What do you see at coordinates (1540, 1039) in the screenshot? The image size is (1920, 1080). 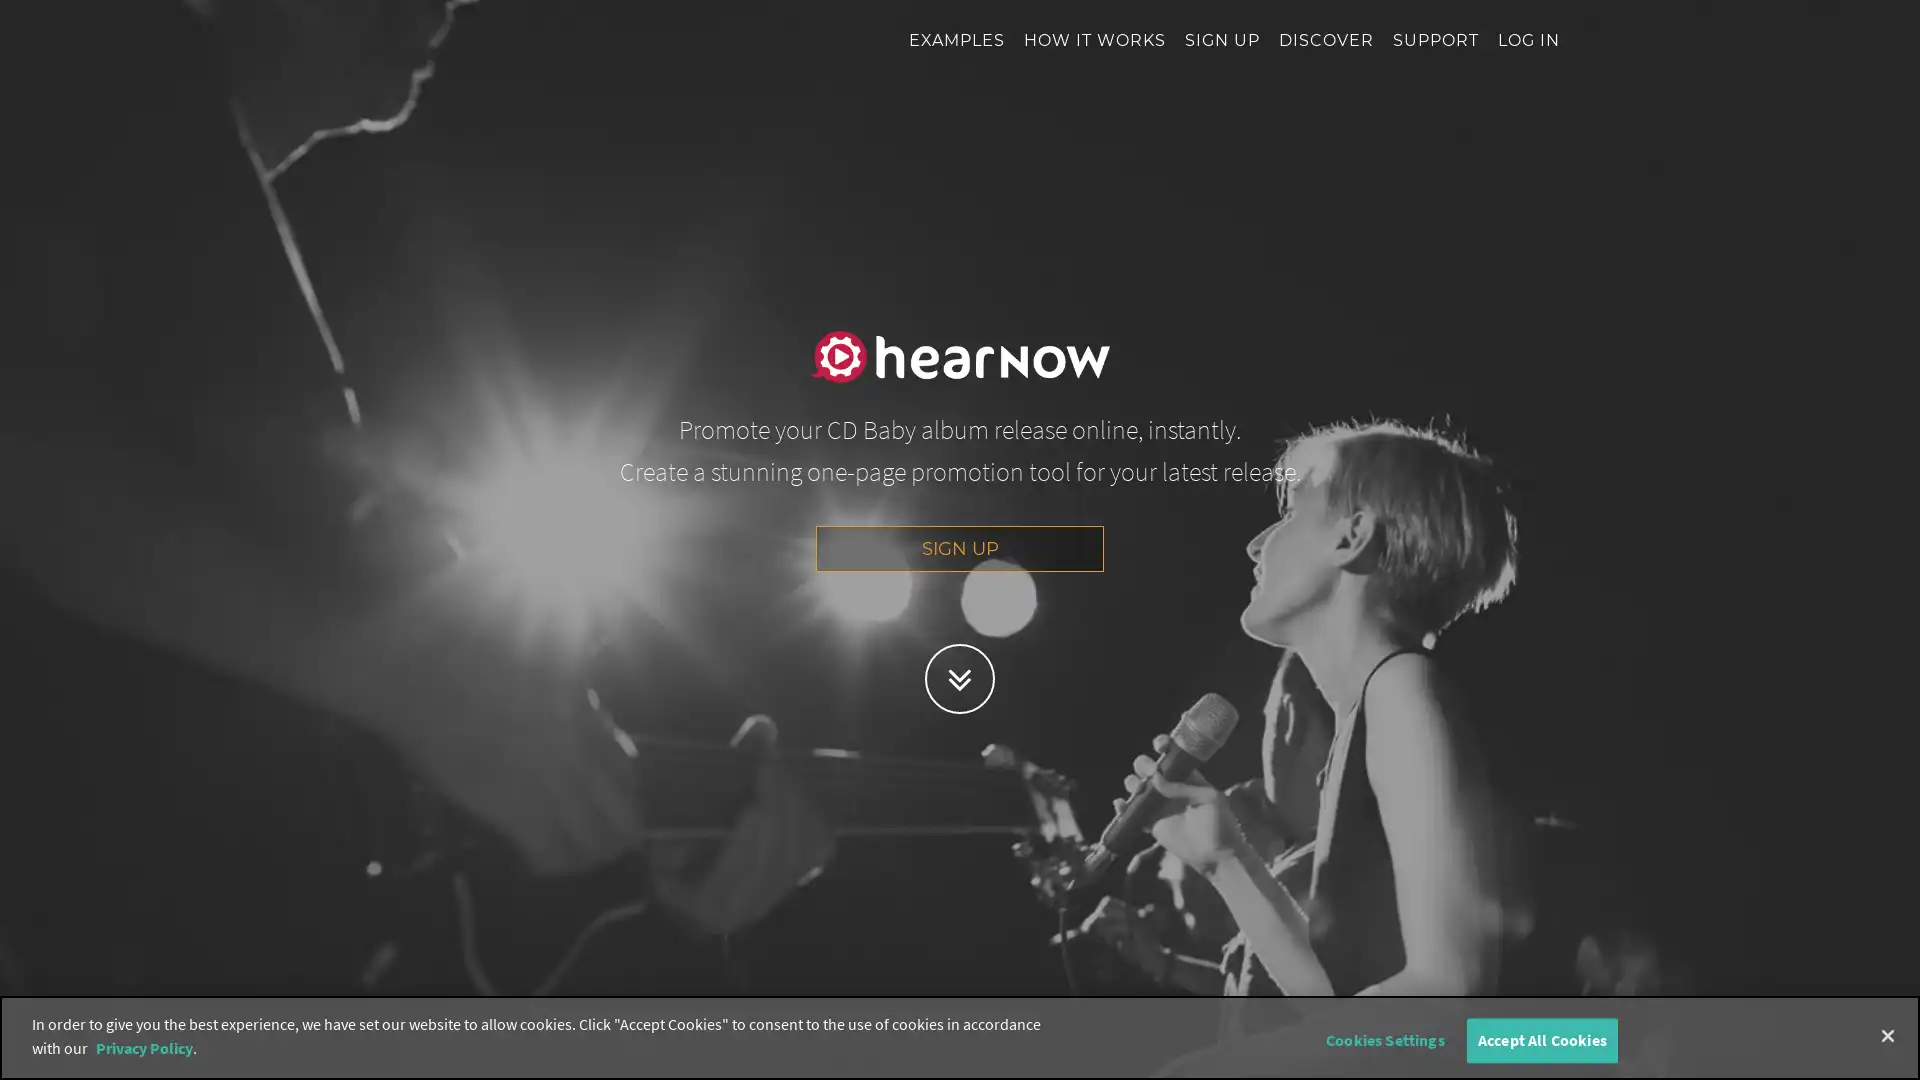 I see `Accept All Cookies` at bounding box center [1540, 1039].